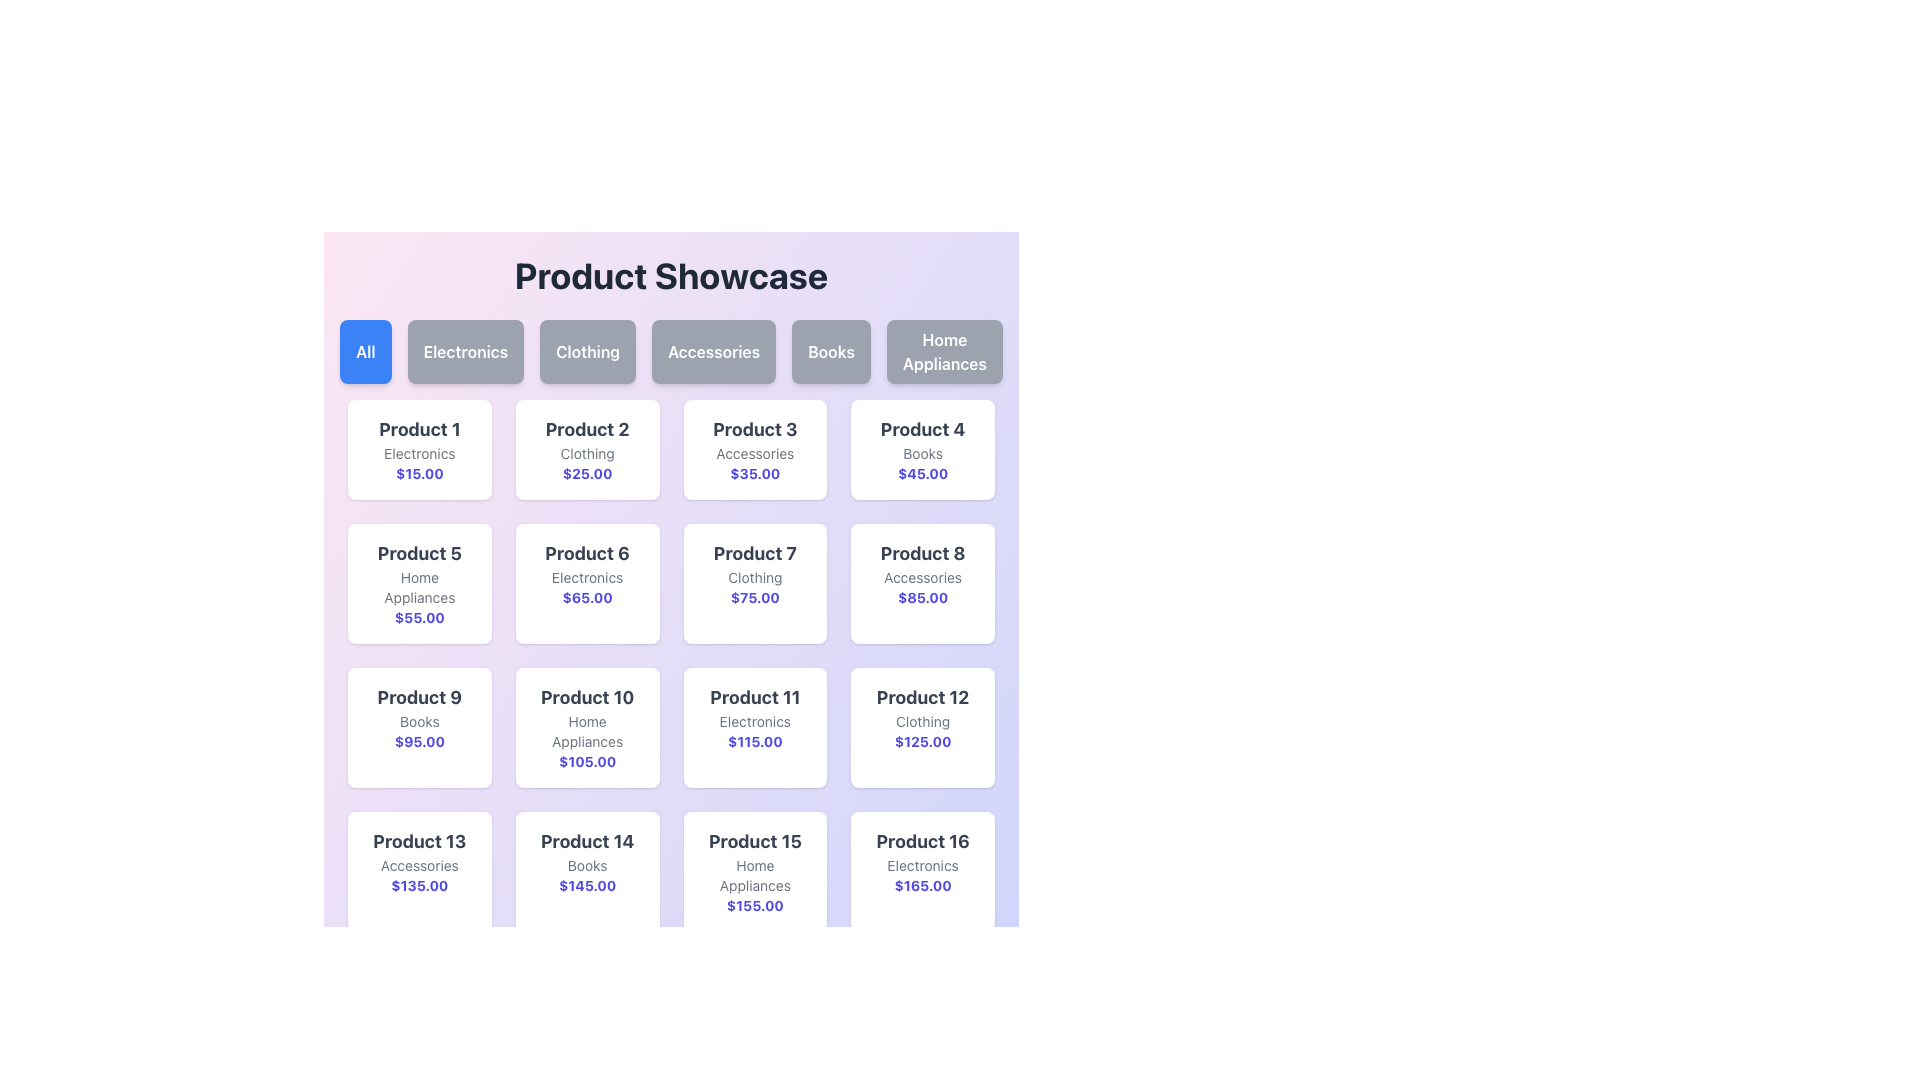 Image resolution: width=1920 pixels, height=1080 pixels. What do you see at coordinates (754, 841) in the screenshot?
I see `the text label that displays 'Product 15' located at the top of the card in a grid layout` at bounding box center [754, 841].